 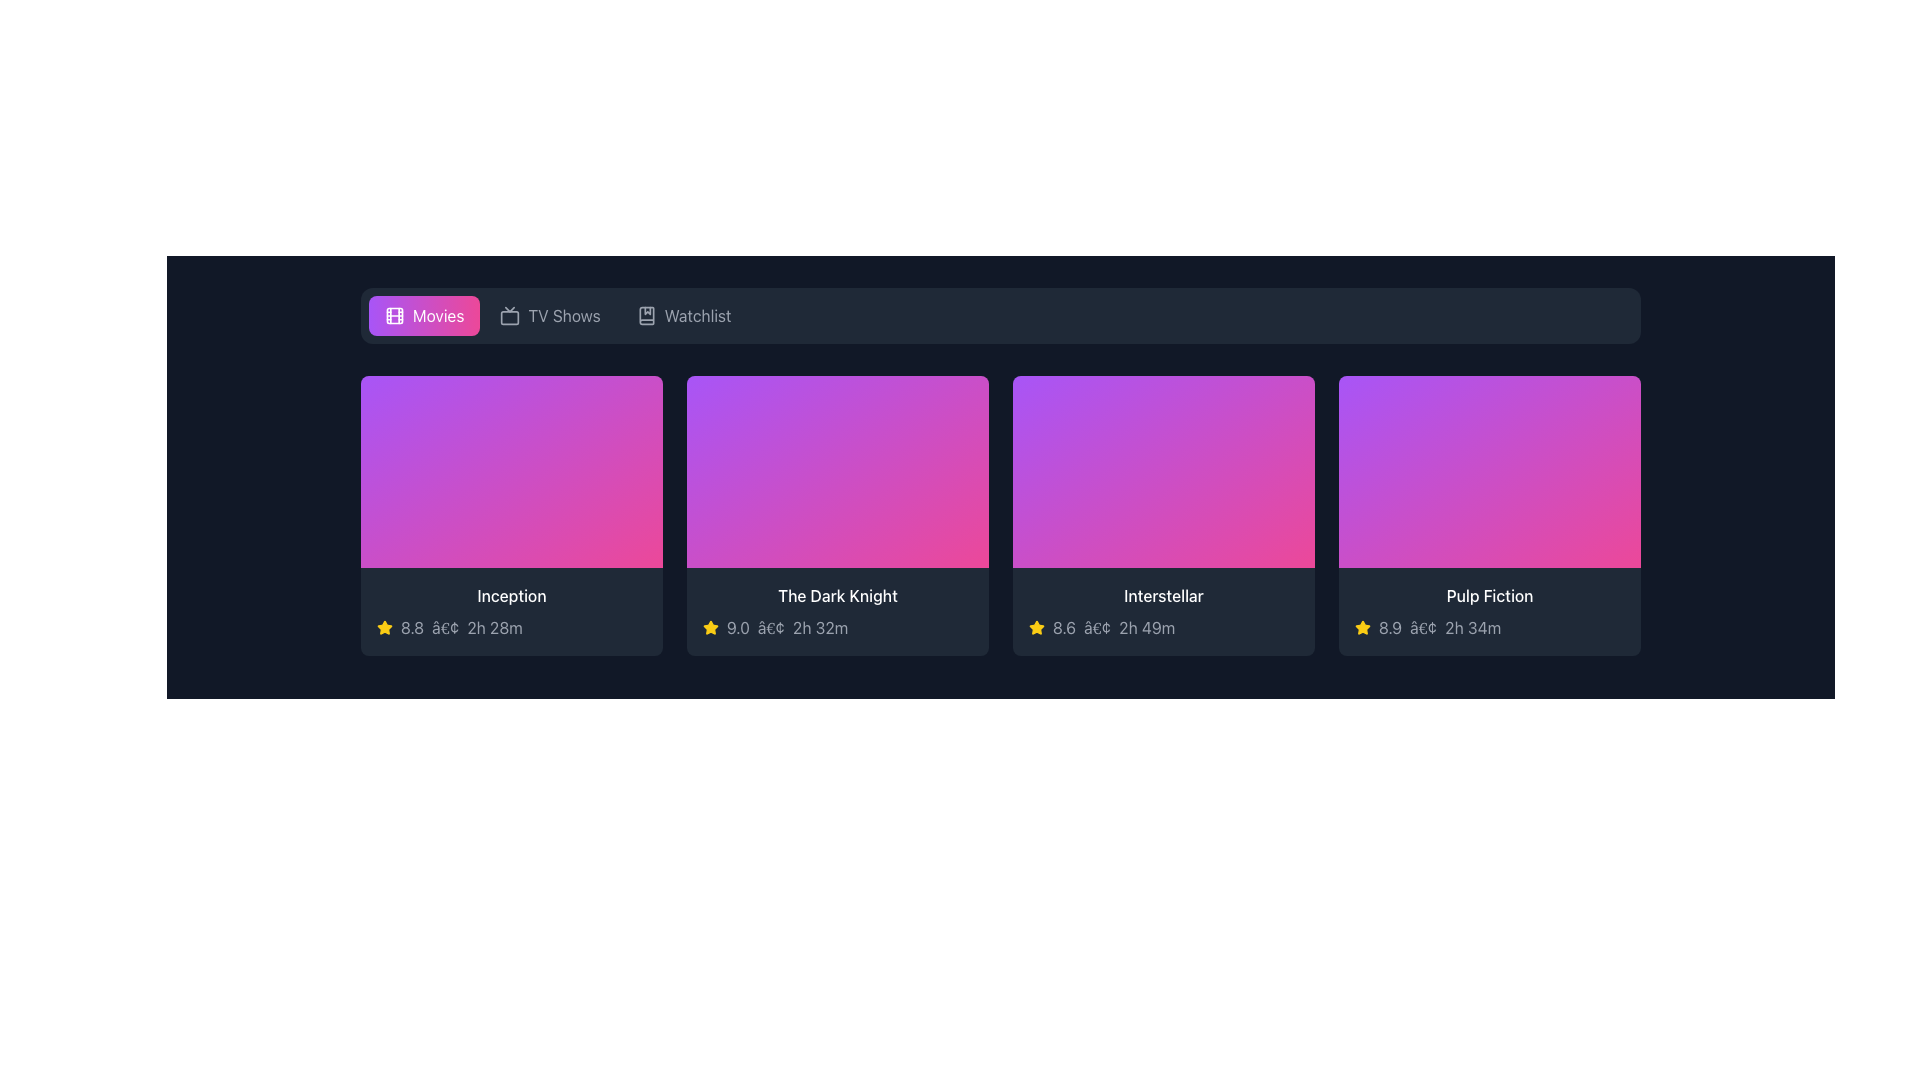 What do you see at coordinates (1163, 611) in the screenshot?
I see `textual information block containing the title, star rating, and duration of the movie 'Interstellar', located at the bottom of the movie card` at bounding box center [1163, 611].